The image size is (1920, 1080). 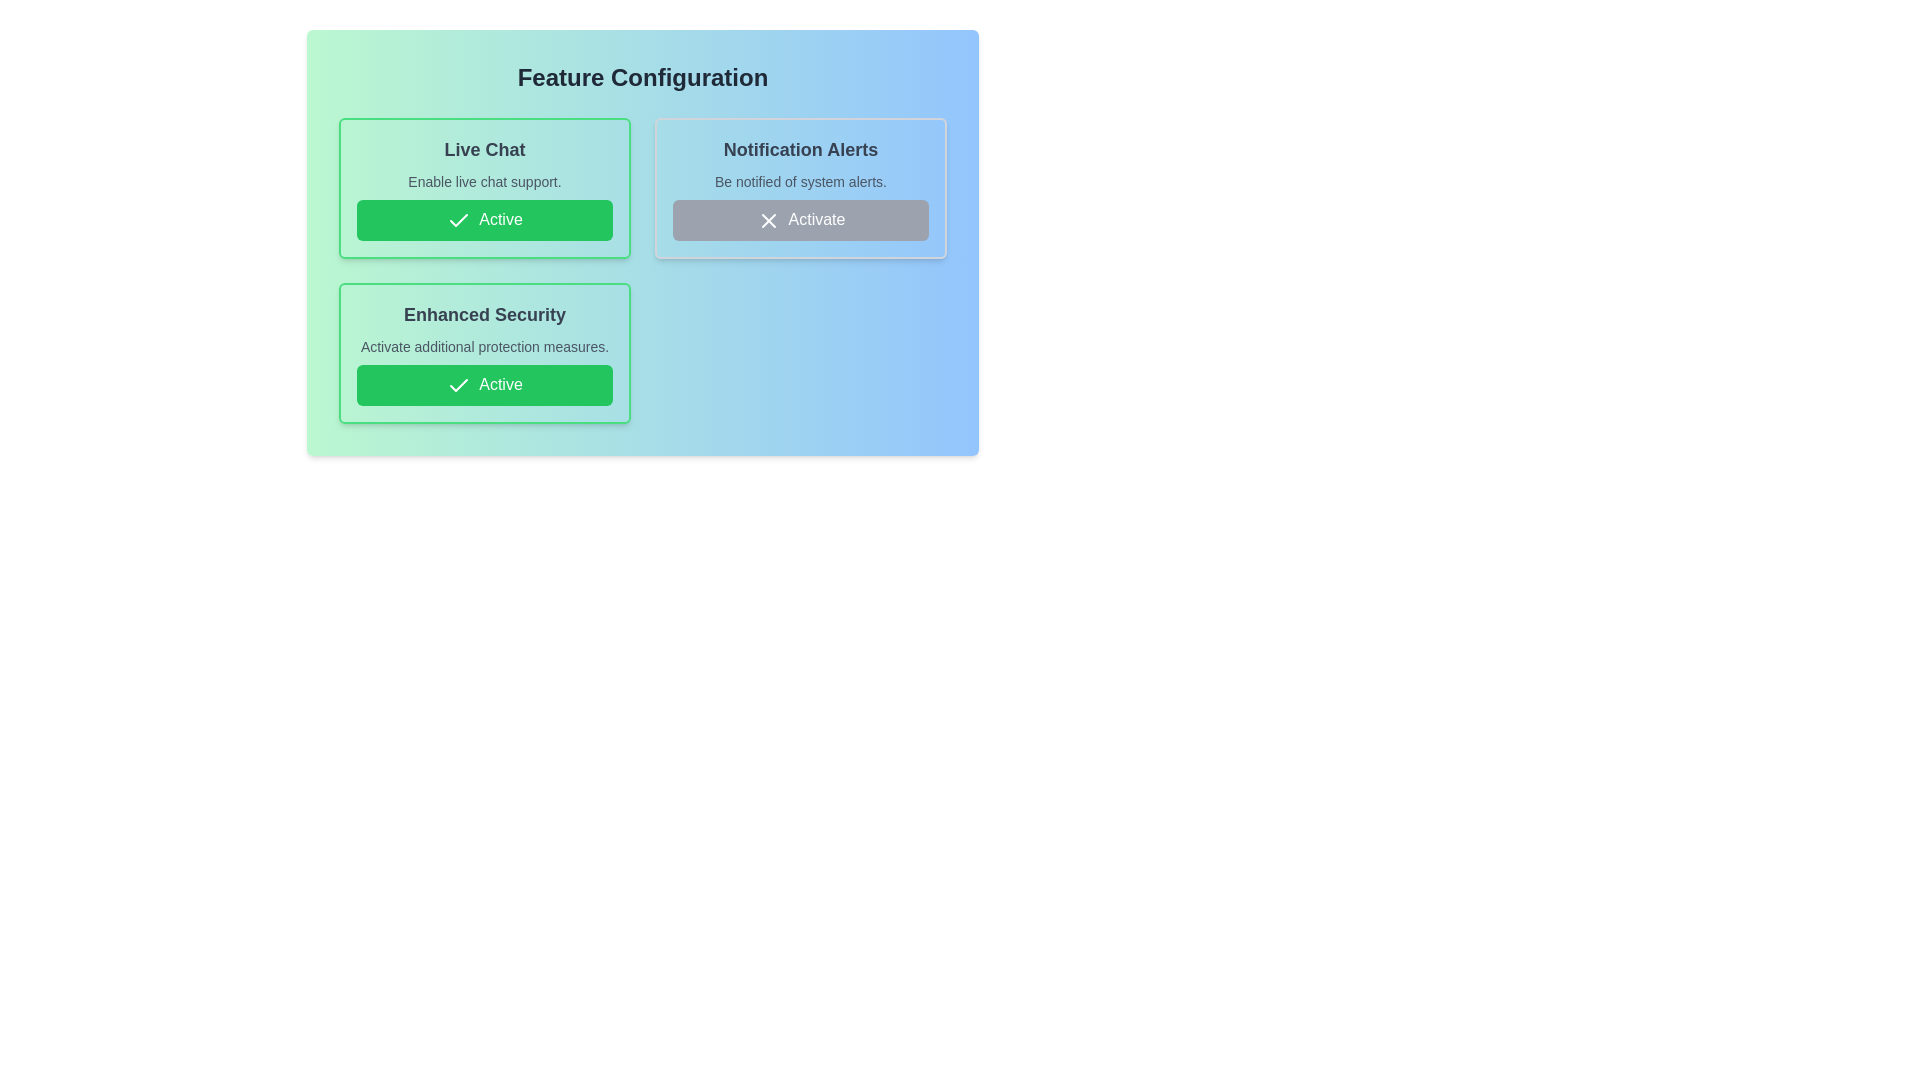 What do you see at coordinates (484, 352) in the screenshot?
I see `the text and description of the feature Enhanced Security` at bounding box center [484, 352].